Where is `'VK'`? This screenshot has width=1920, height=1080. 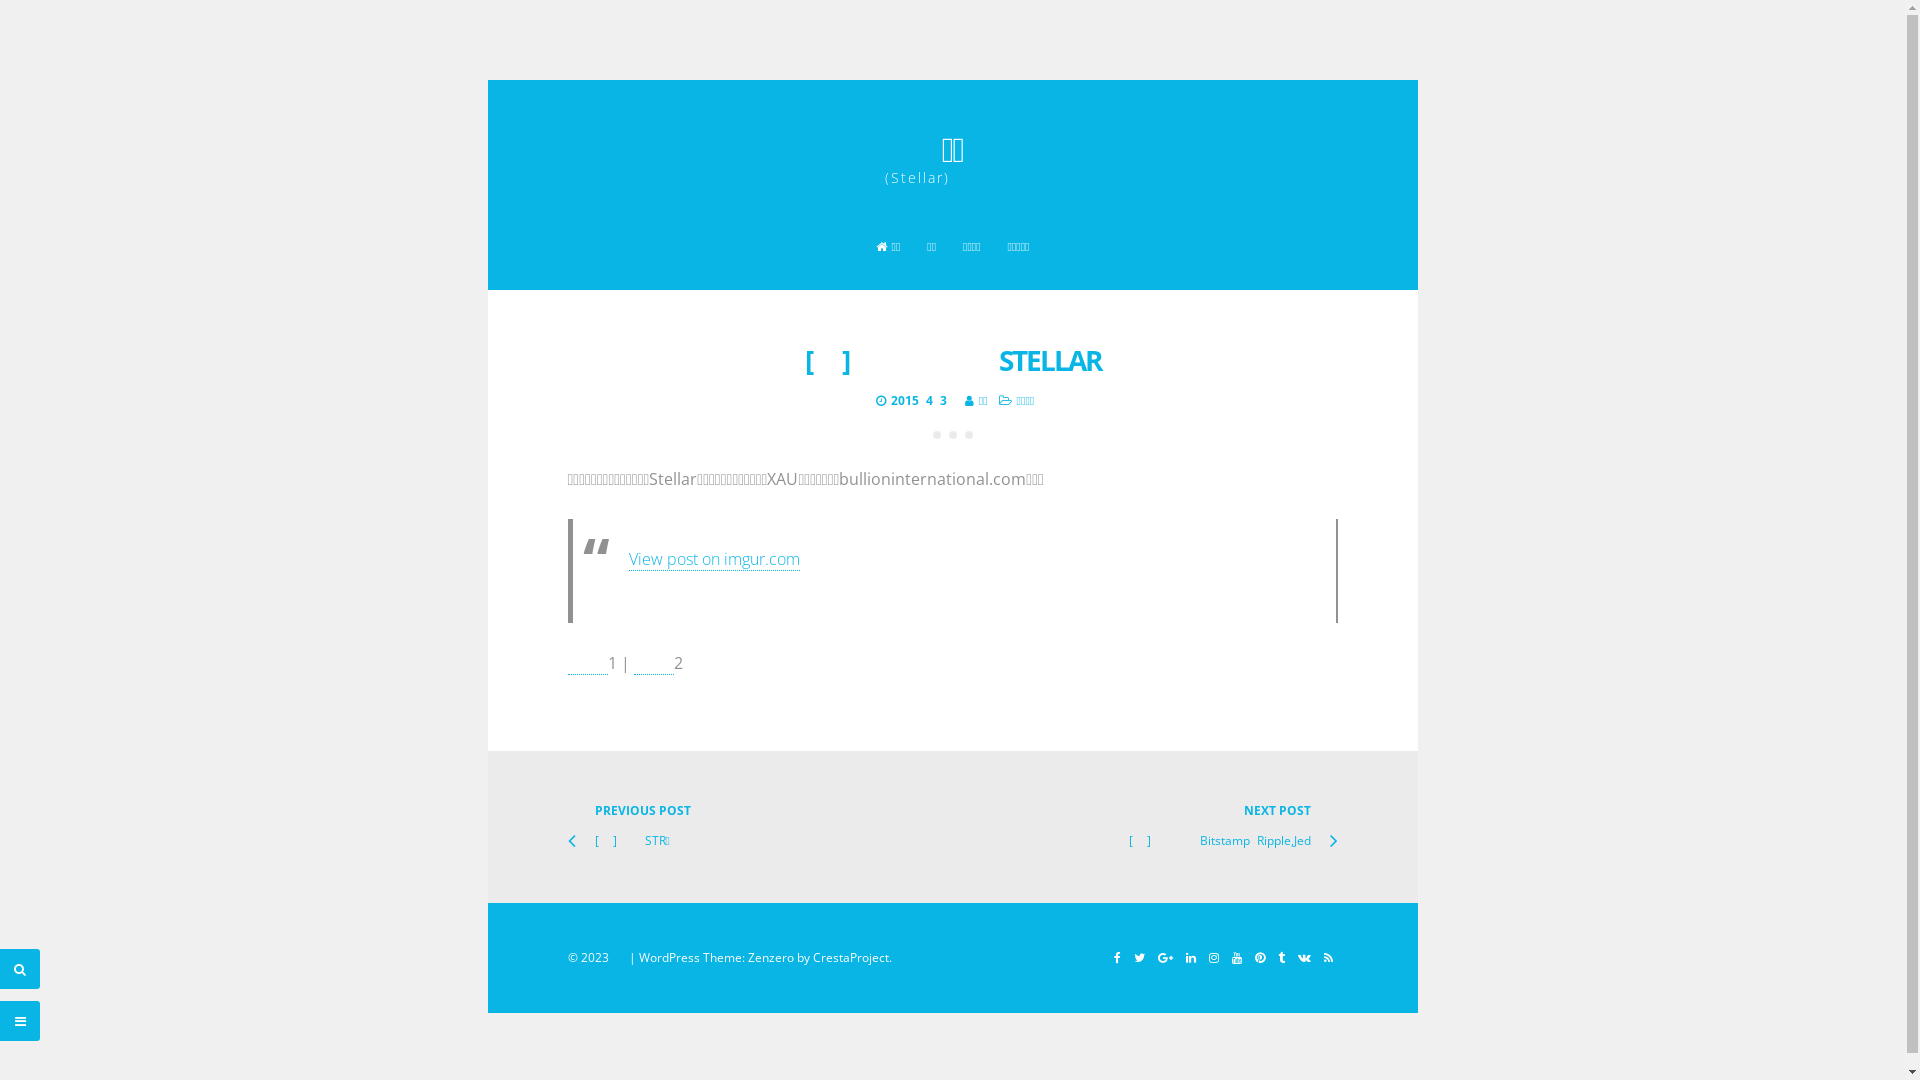
'VK' is located at coordinates (1303, 956).